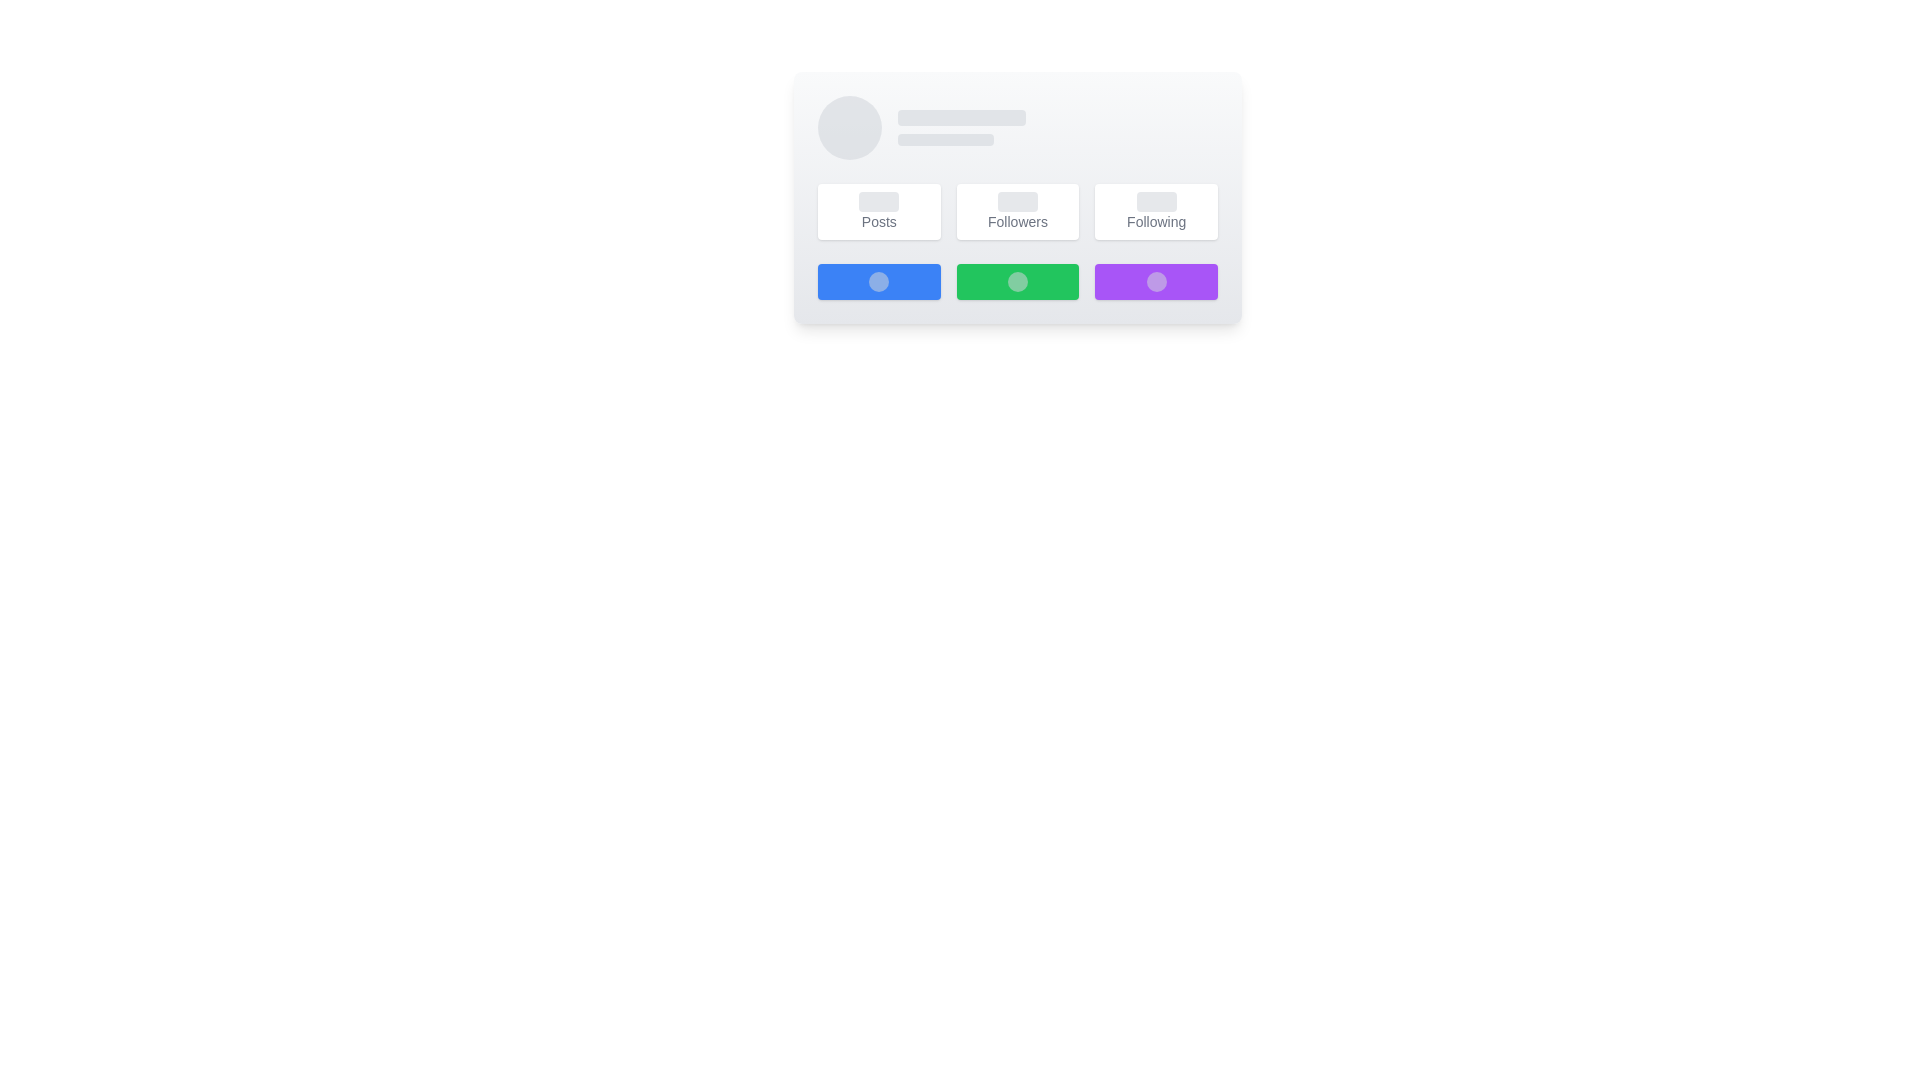  Describe the element at coordinates (1156, 212) in the screenshot. I see `the Informational panel with a white background, featuring a gray placeholder square at the top and the text 'Following' below it, which is the third element in a horizontal sequence of similar elements` at that location.